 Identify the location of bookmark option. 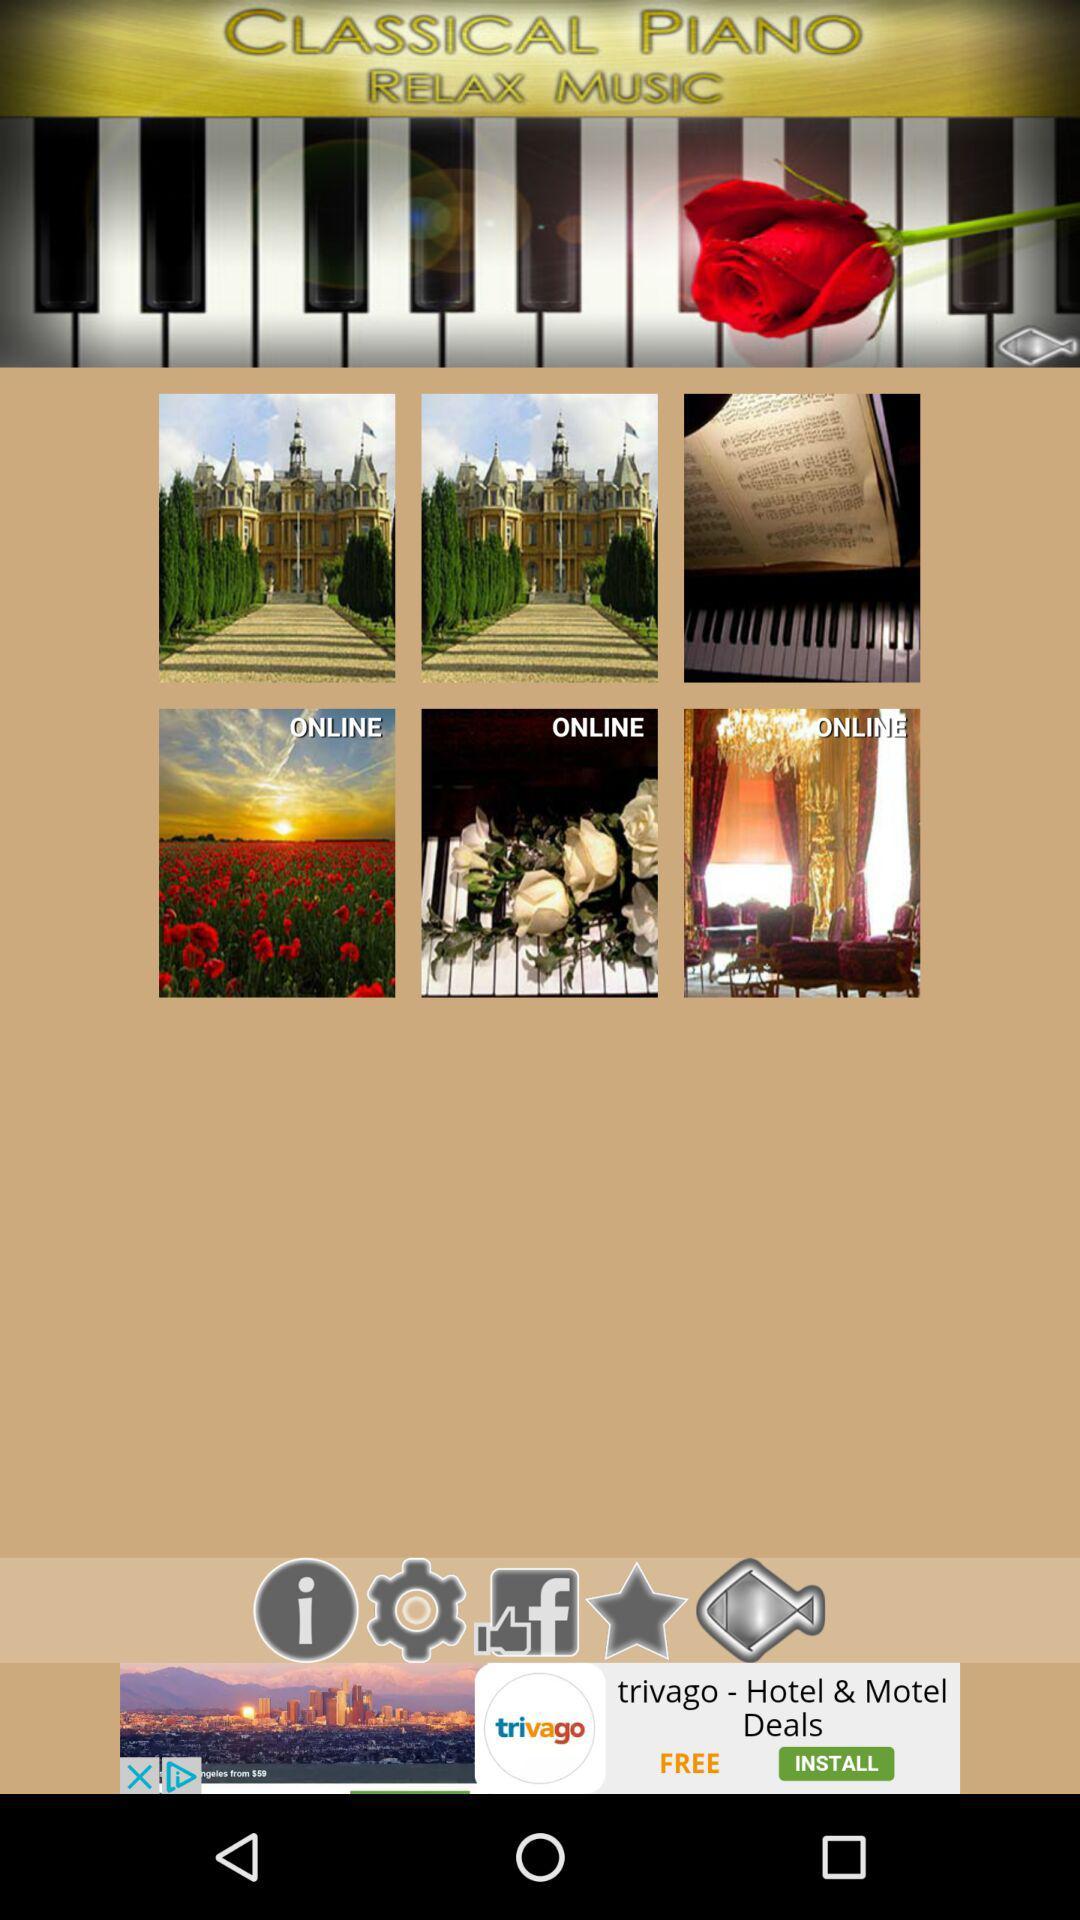
(636, 1610).